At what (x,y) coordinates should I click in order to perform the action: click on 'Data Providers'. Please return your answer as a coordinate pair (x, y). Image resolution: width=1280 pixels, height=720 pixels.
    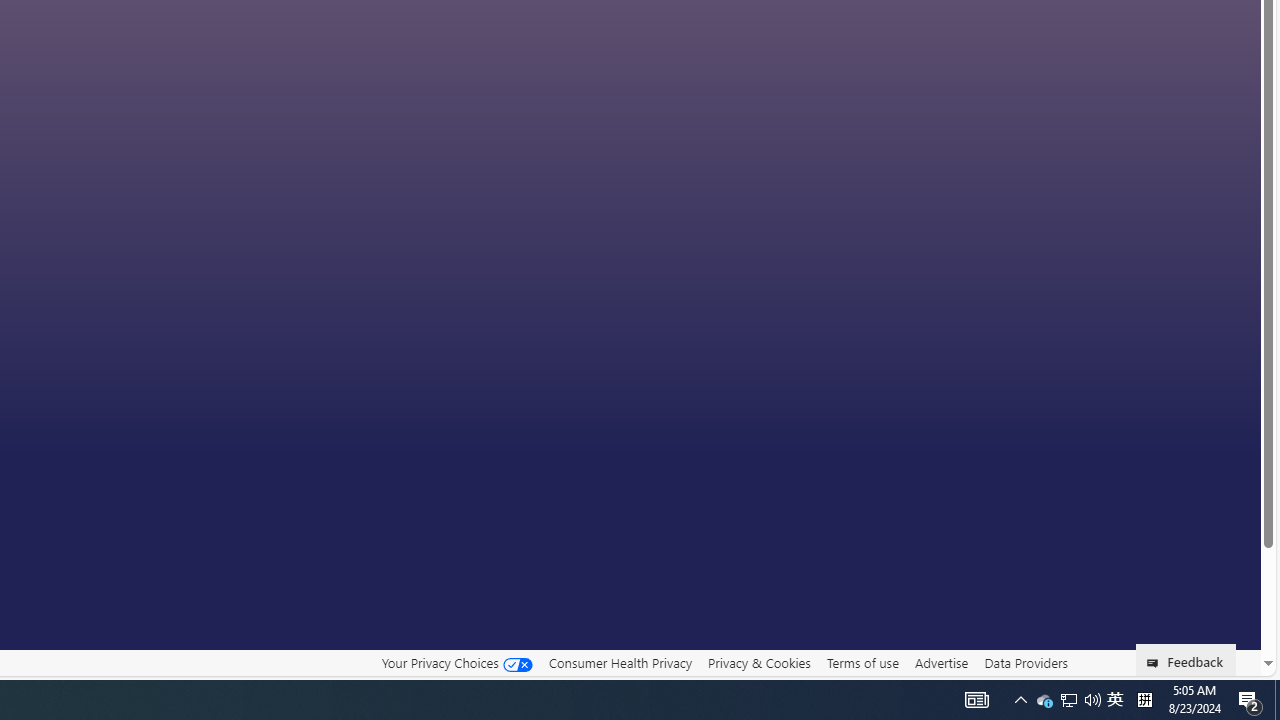
    Looking at the image, I should click on (1025, 663).